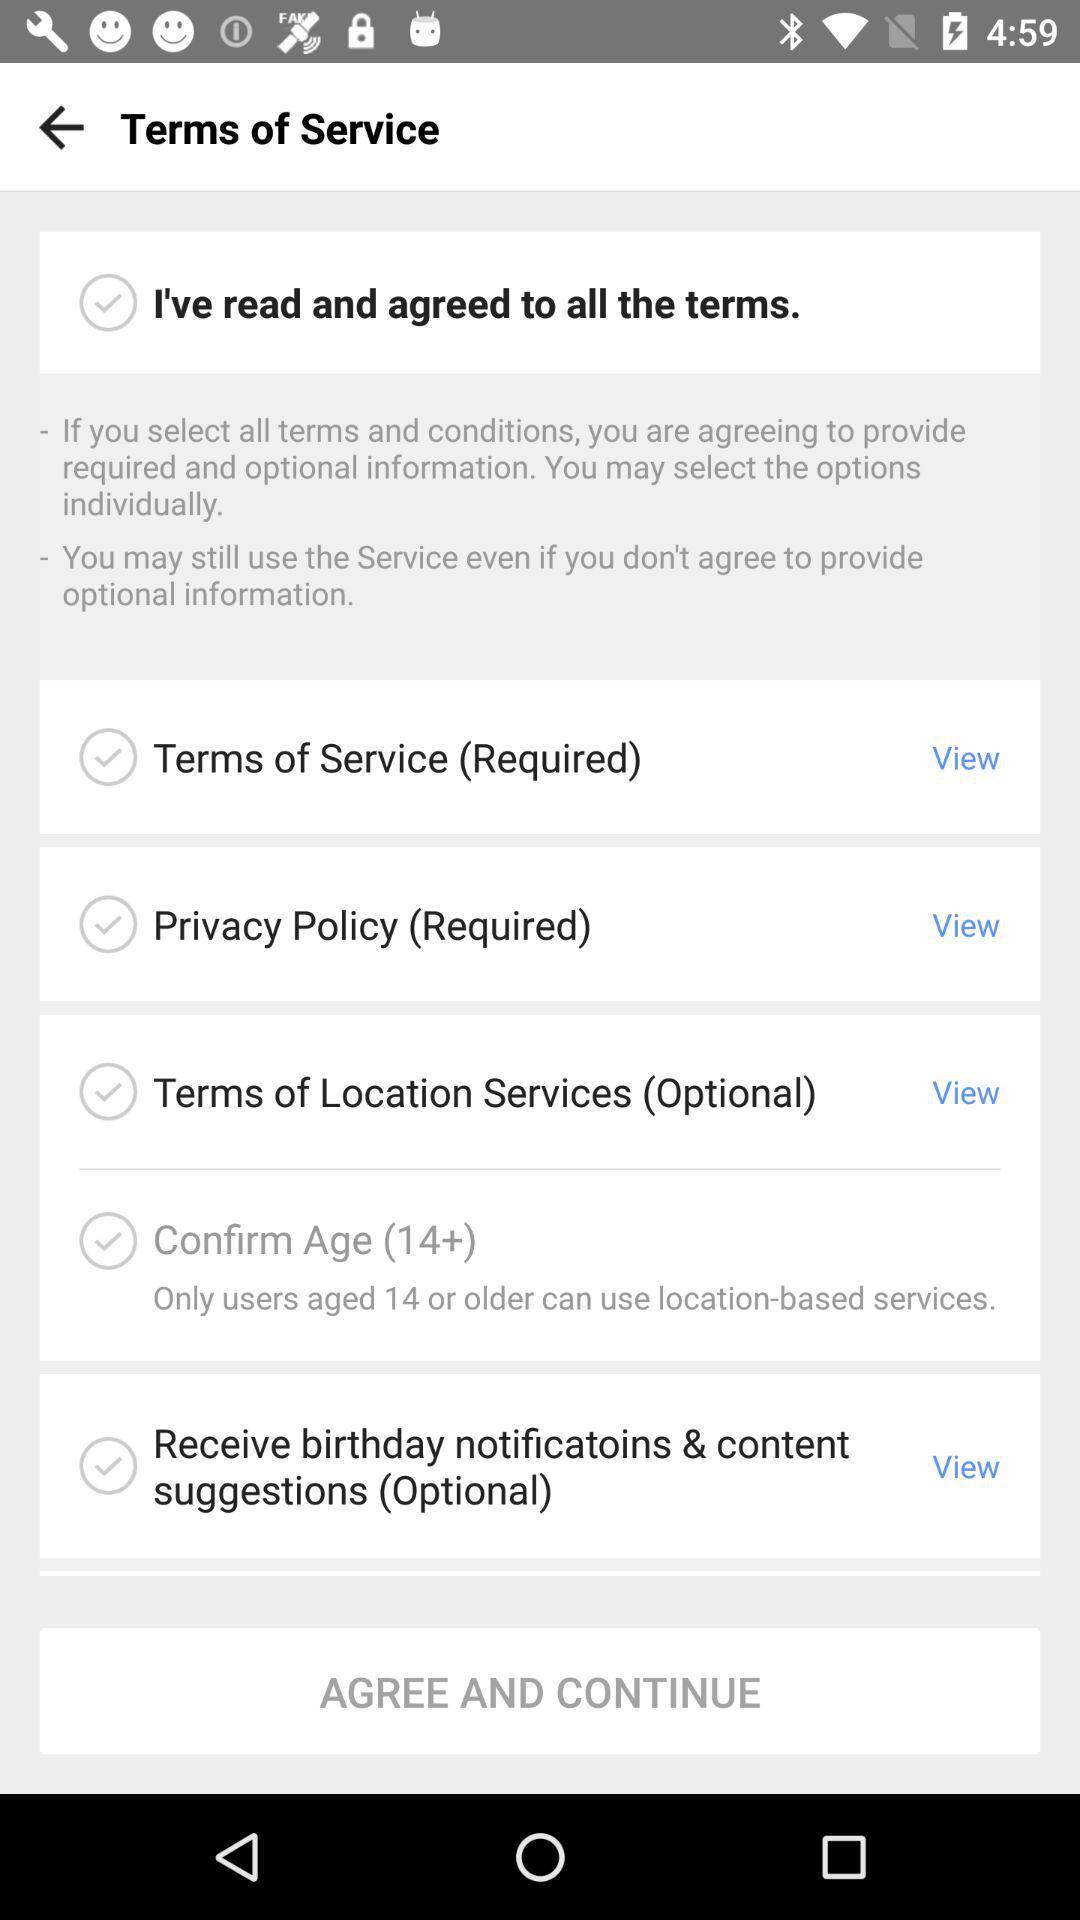  What do you see at coordinates (108, 756) in the screenshot?
I see `check to agree` at bounding box center [108, 756].